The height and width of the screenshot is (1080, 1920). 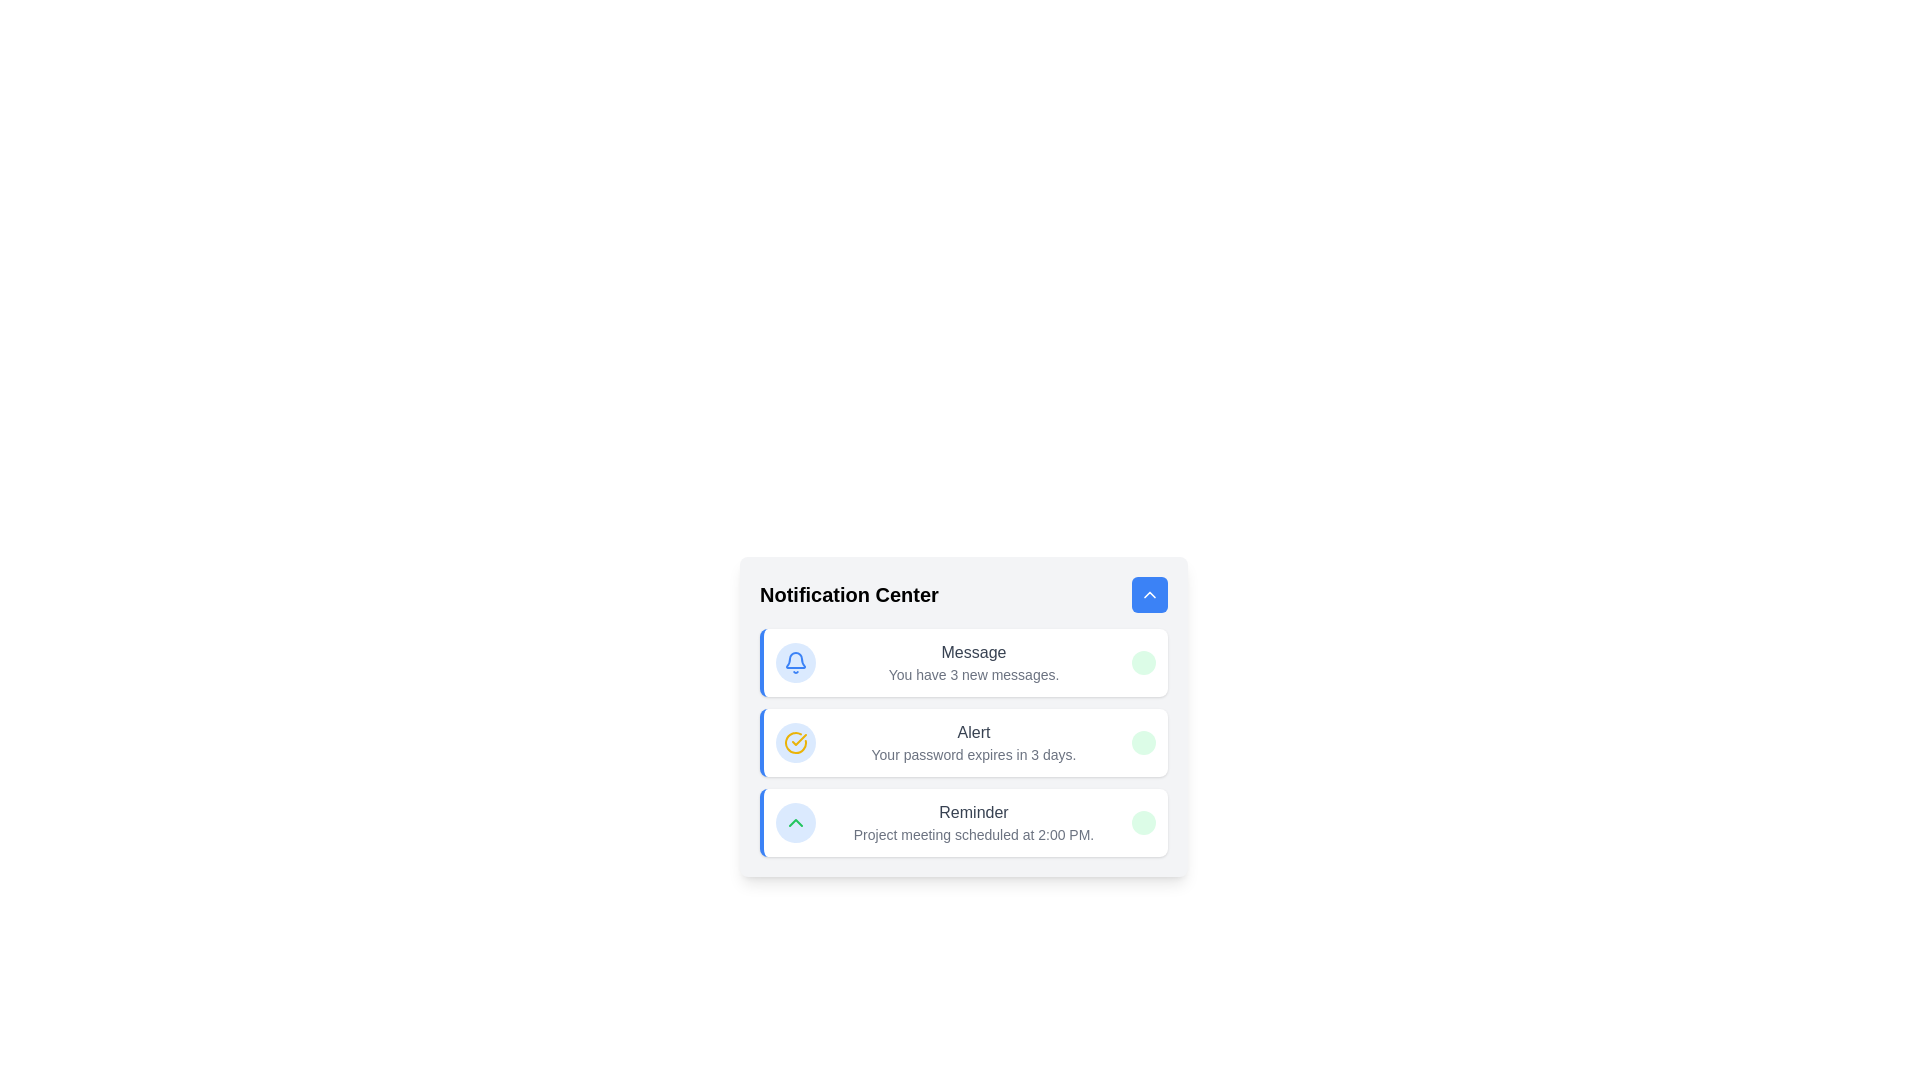 What do you see at coordinates (974, 743) in the screenshot?
I see `information displayed in the text block that notifies the user about the expiration of their password in three days, located in the second notification item of the notification center interface` at bounding box center [974, 743].